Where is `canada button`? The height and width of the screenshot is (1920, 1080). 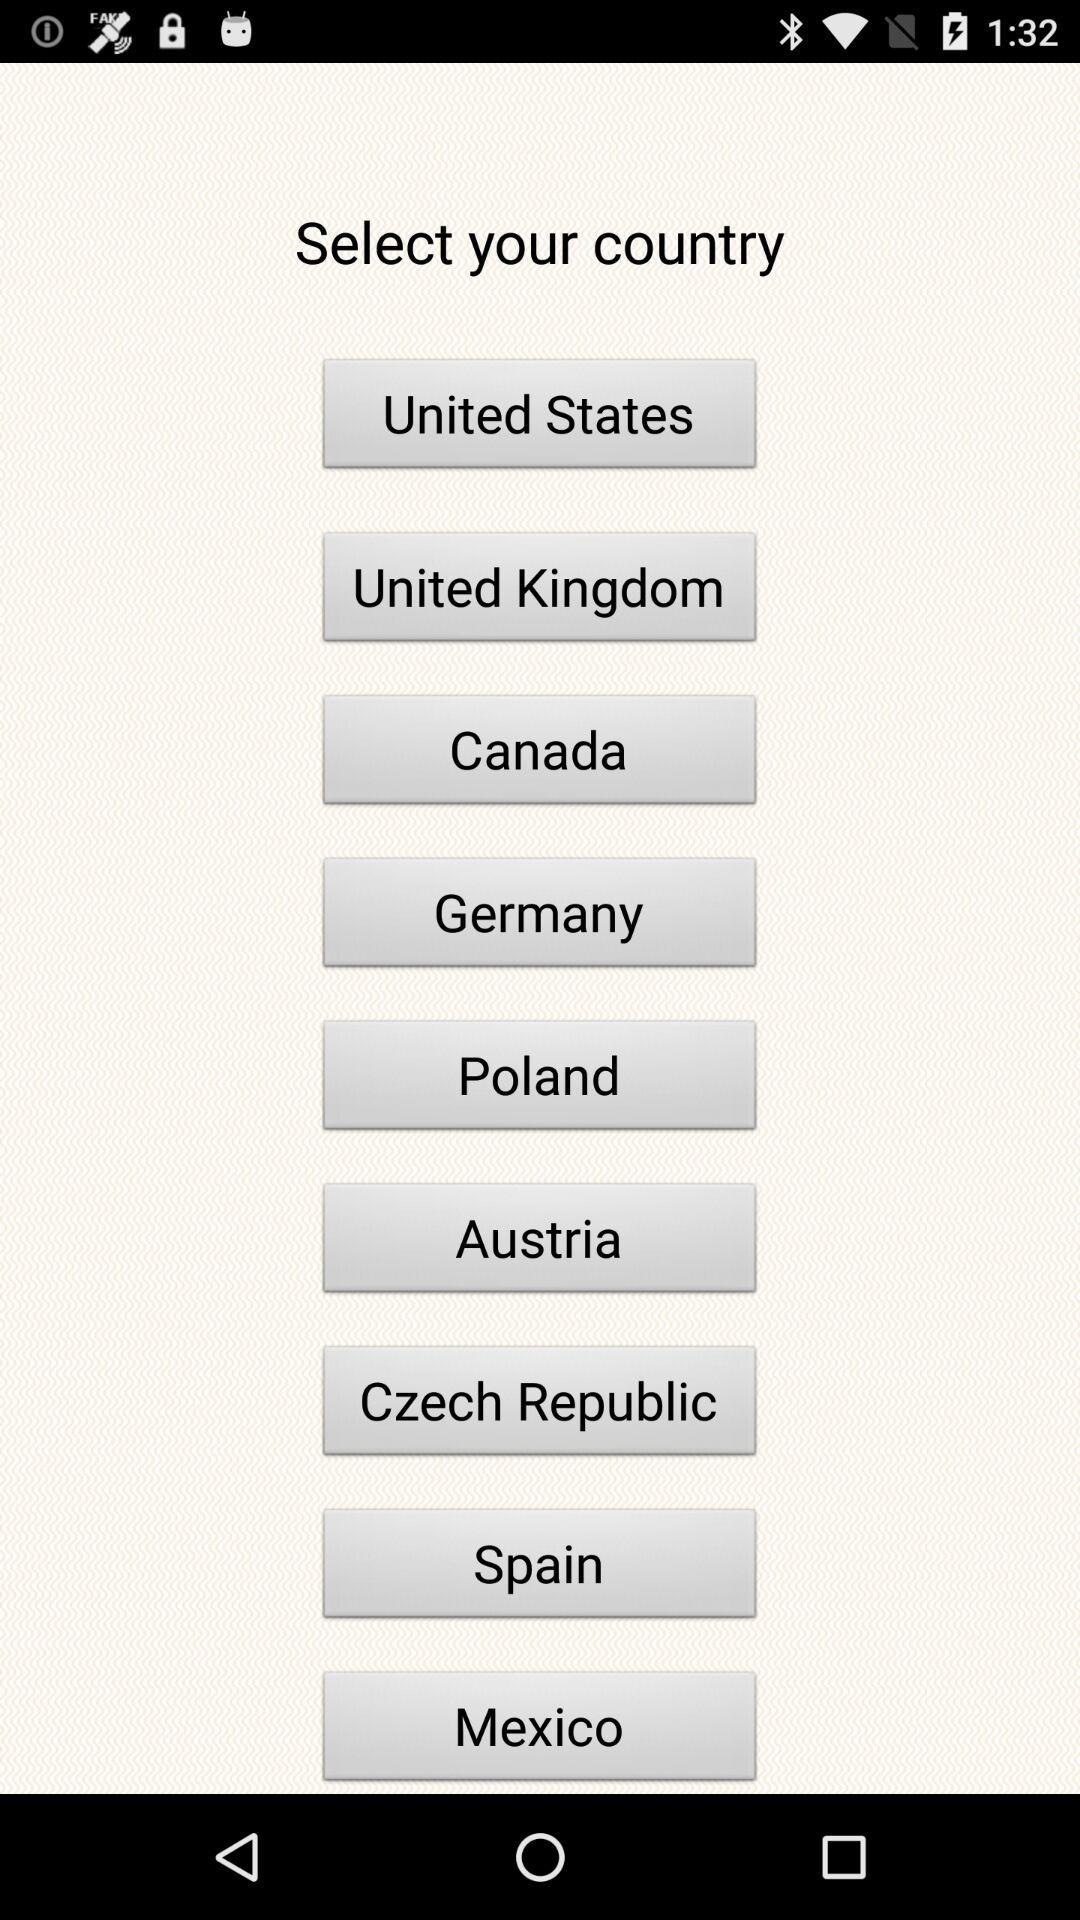 canada button is located at coordinates (540, 754).